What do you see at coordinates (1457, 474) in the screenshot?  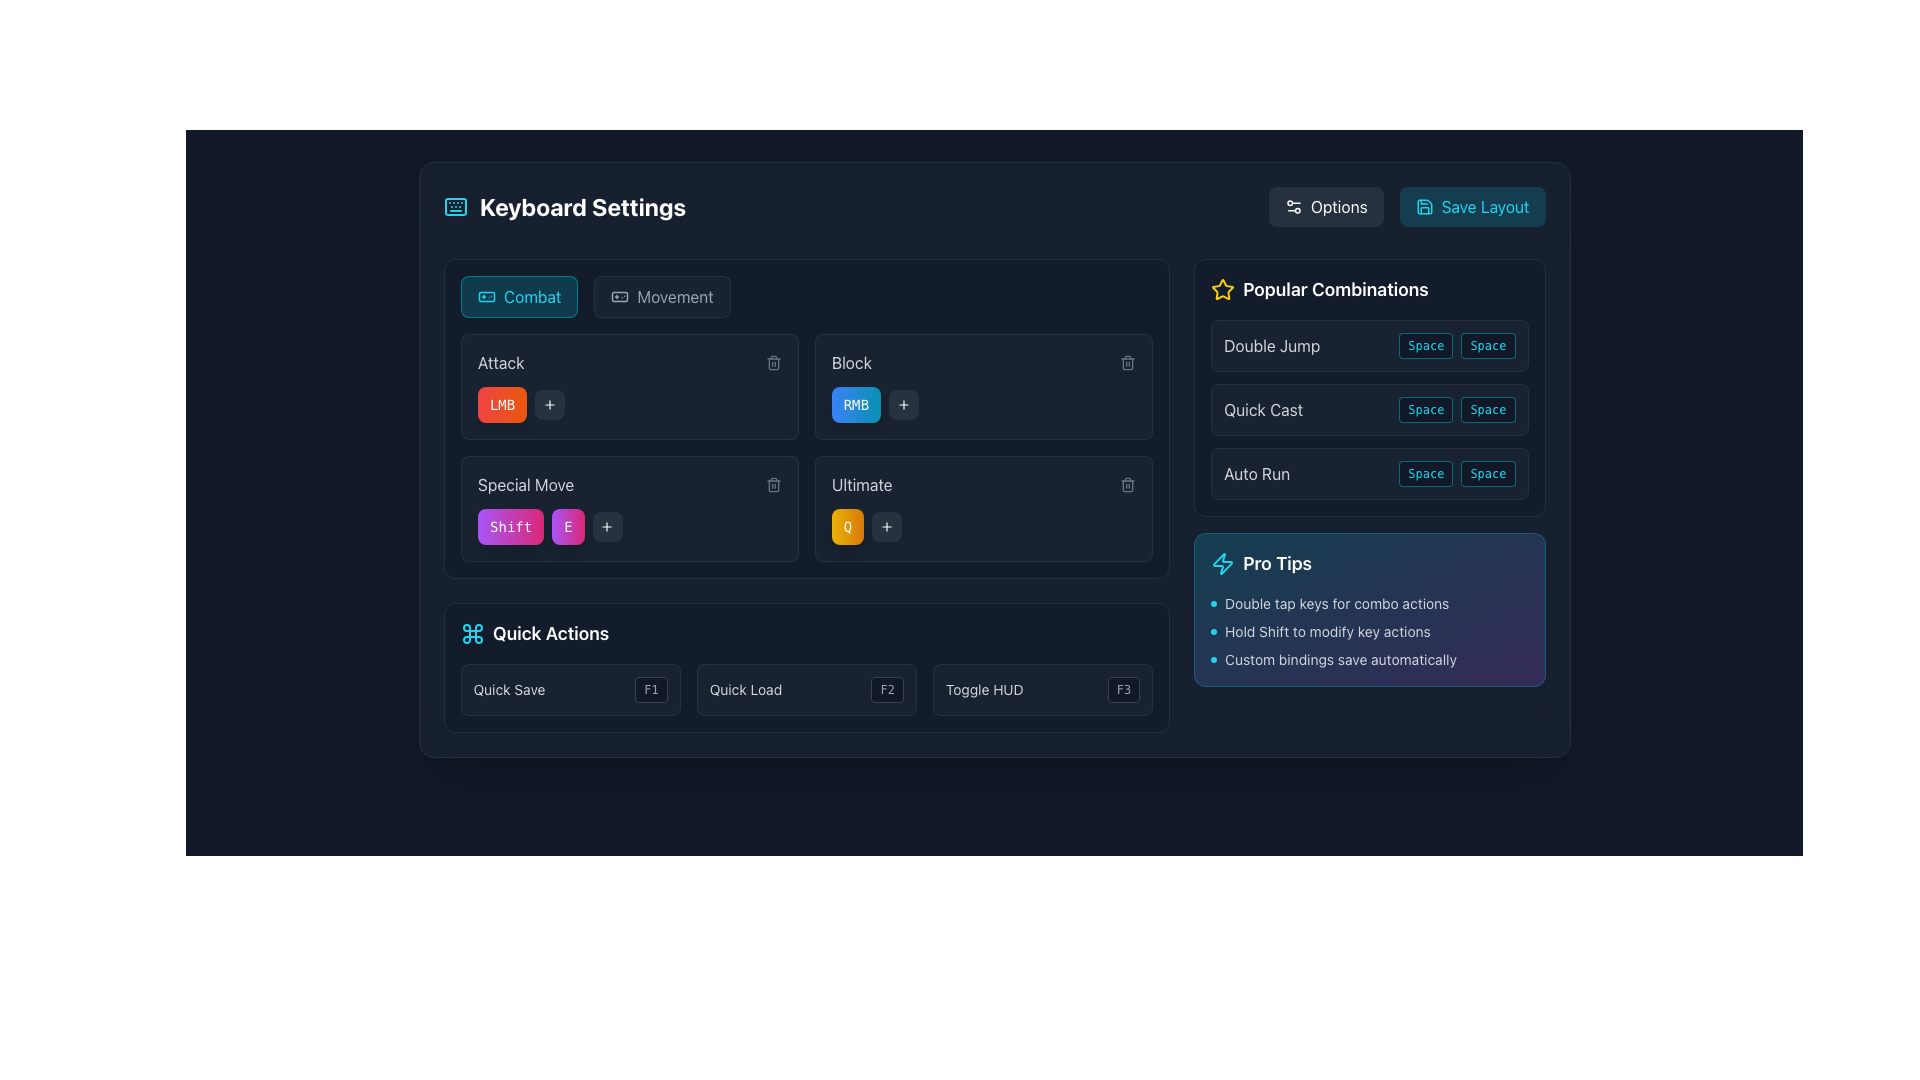 I see `each button in the 'Auto Run' key binding representation located in the 'Popular Combinations' section` at bounding box center [1457, 474].